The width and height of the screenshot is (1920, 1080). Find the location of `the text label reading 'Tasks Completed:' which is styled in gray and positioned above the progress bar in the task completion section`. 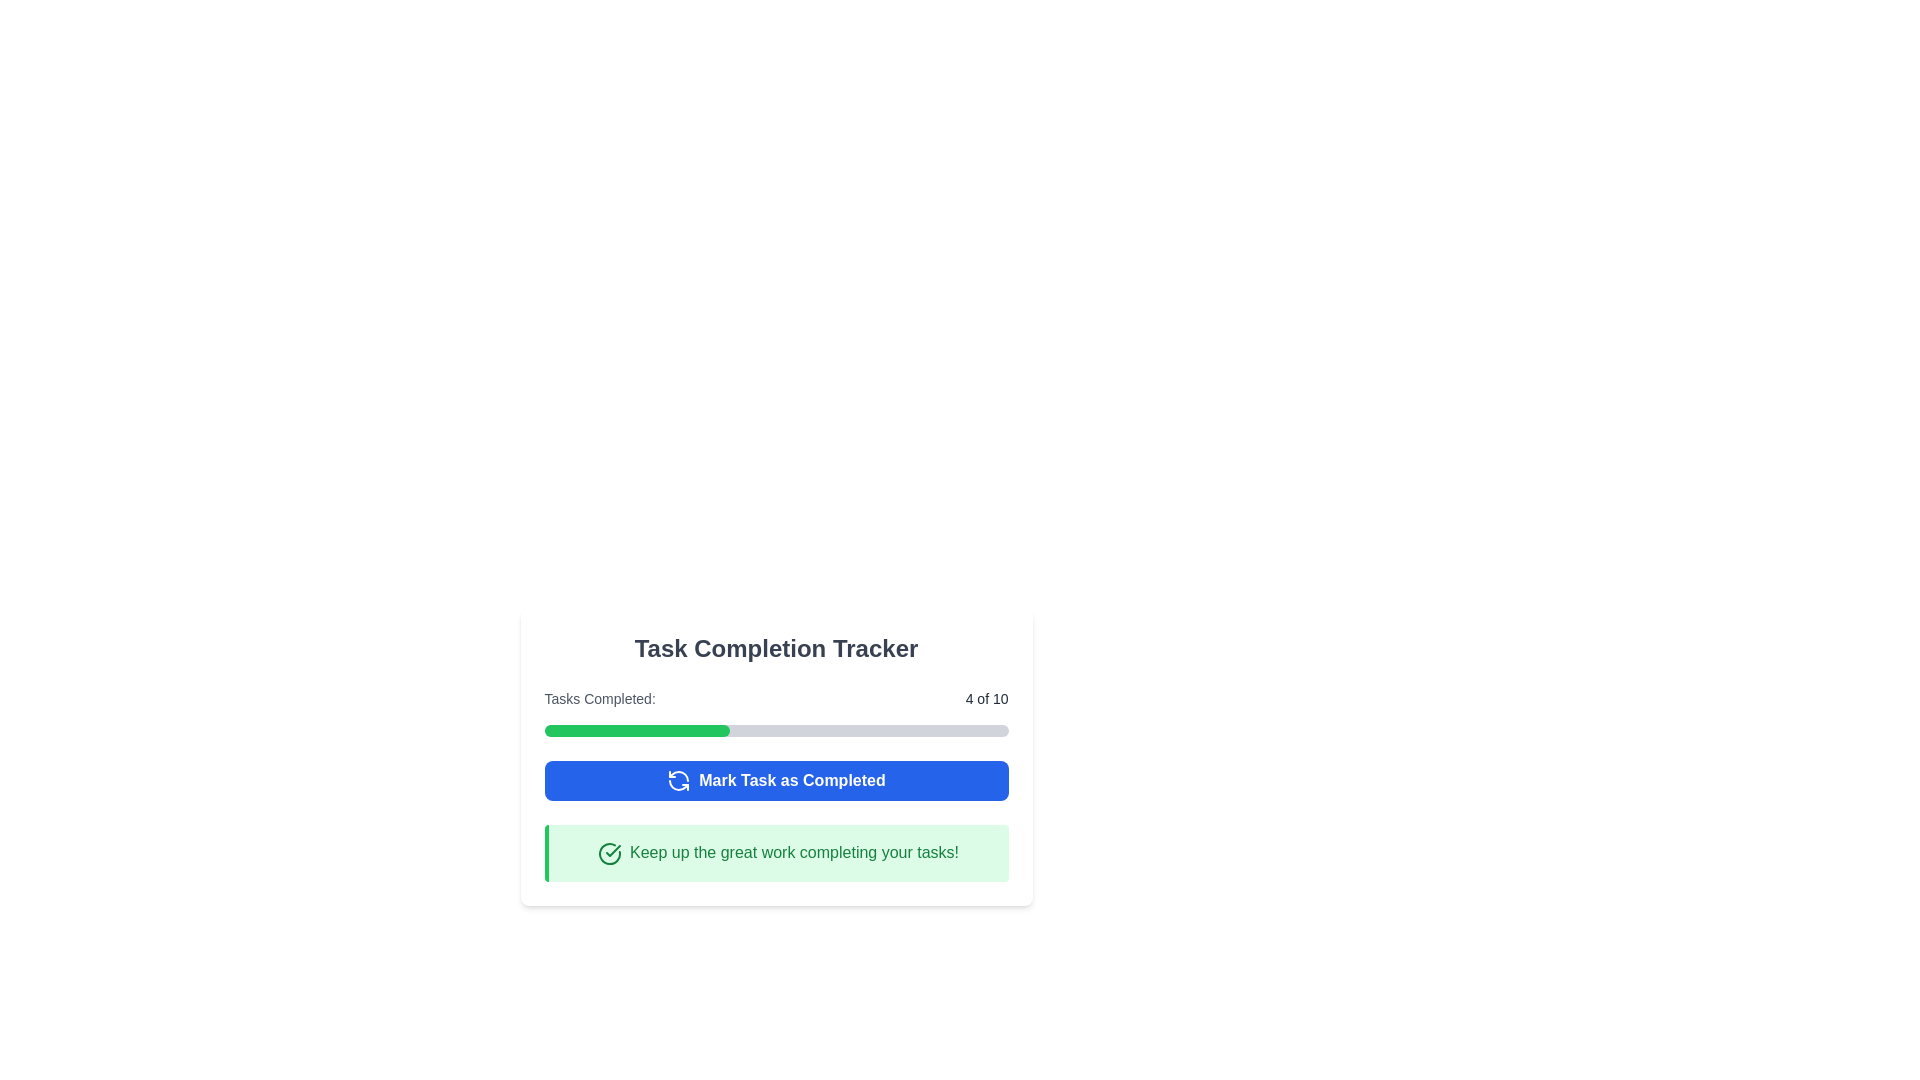

the text label reading 'Tasks Completed:' which is styled in gray and positioned above the progress bar in the task completion section is located at coordinates (599, 697).